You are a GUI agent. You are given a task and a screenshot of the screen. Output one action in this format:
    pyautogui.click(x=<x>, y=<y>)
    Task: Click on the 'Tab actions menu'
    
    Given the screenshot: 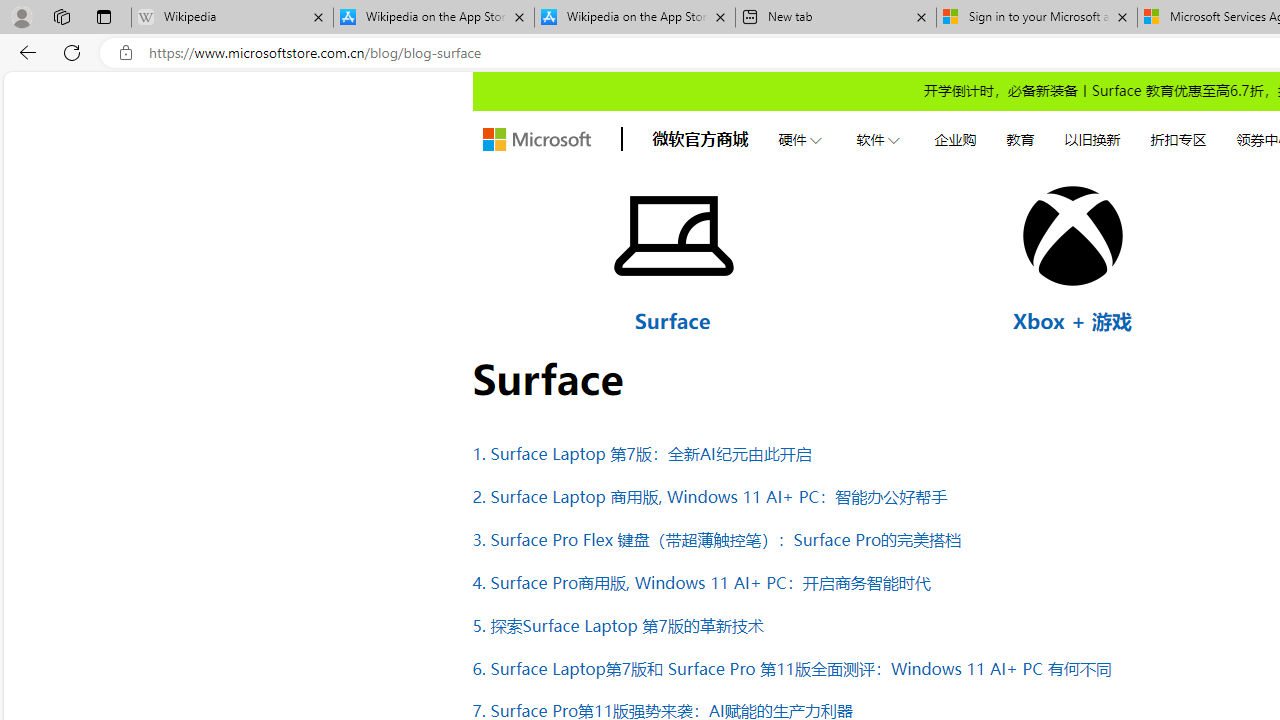 What is the action you would take?
    pyautogui.click(x=103, y=16)
    